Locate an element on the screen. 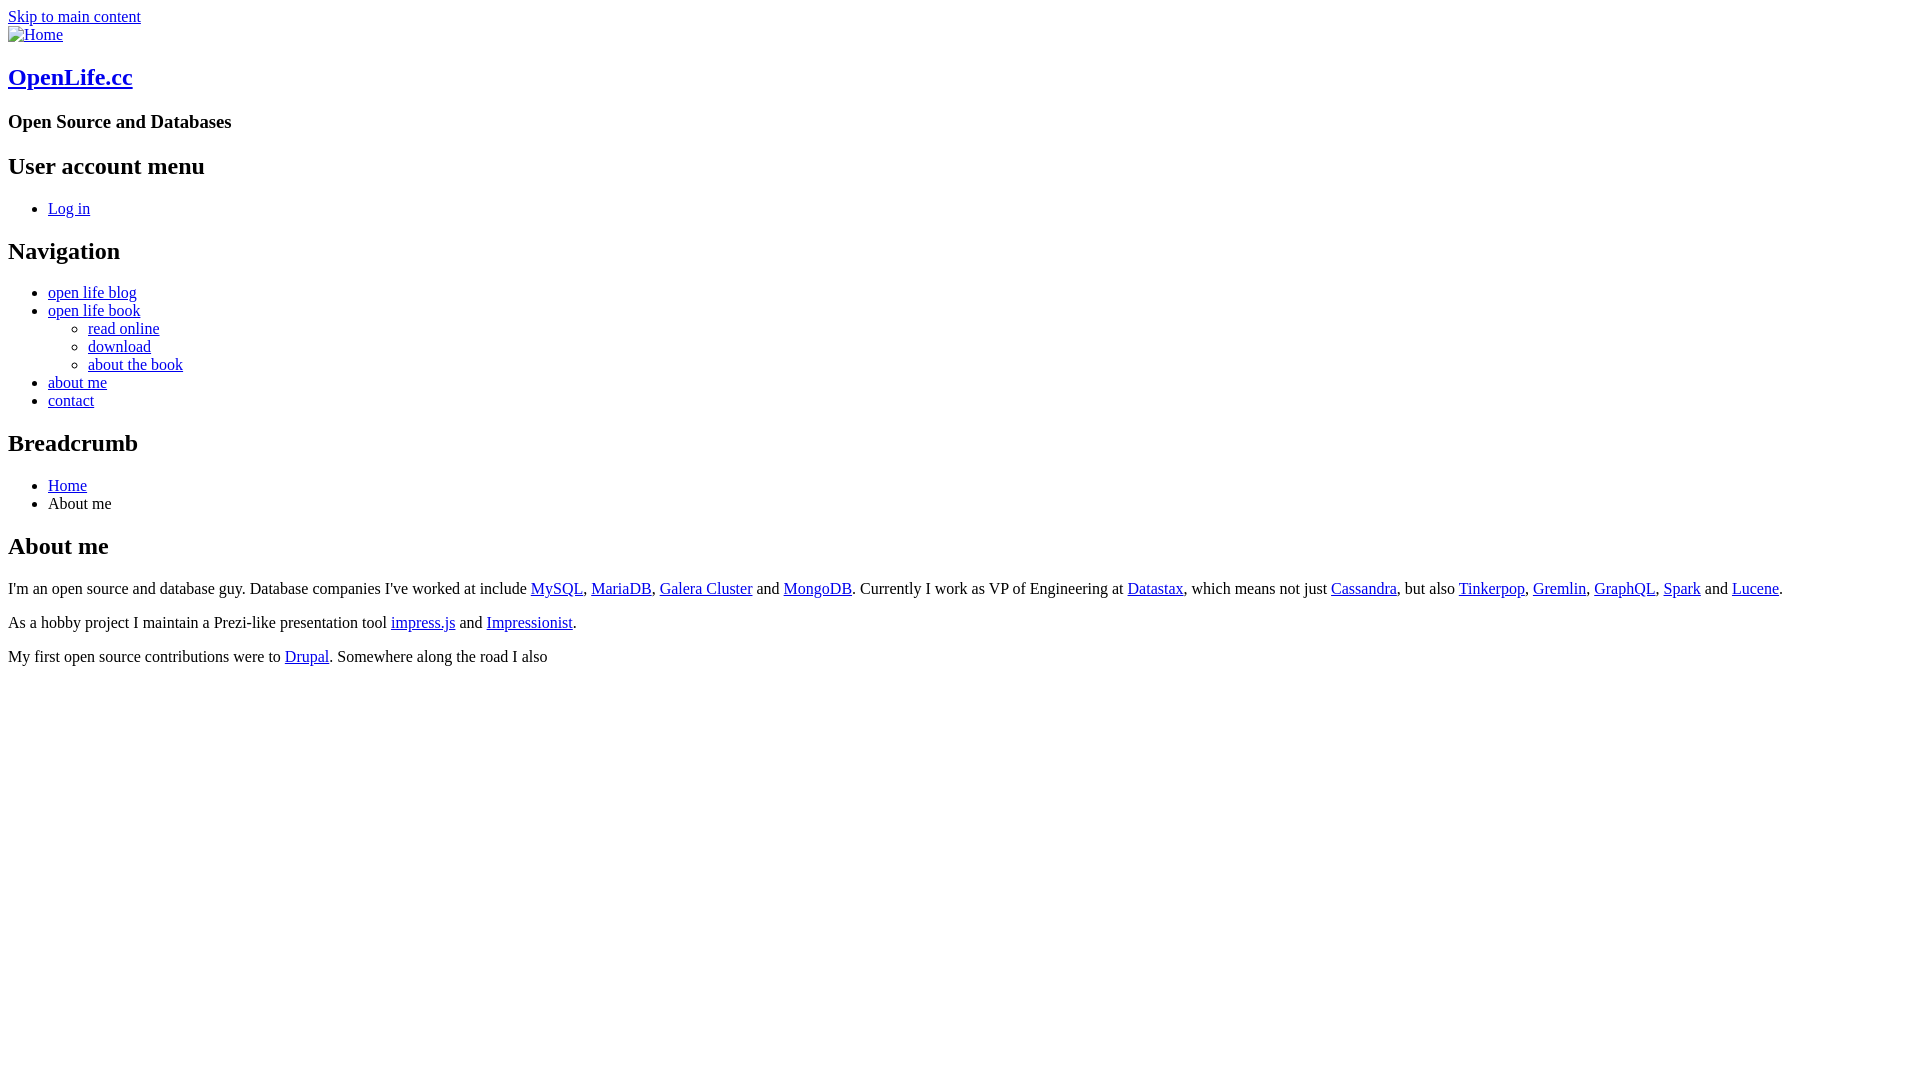 The height and width of the screenshot is (1080, 1920). 'MySQL' is located at coordinates (556, 587).